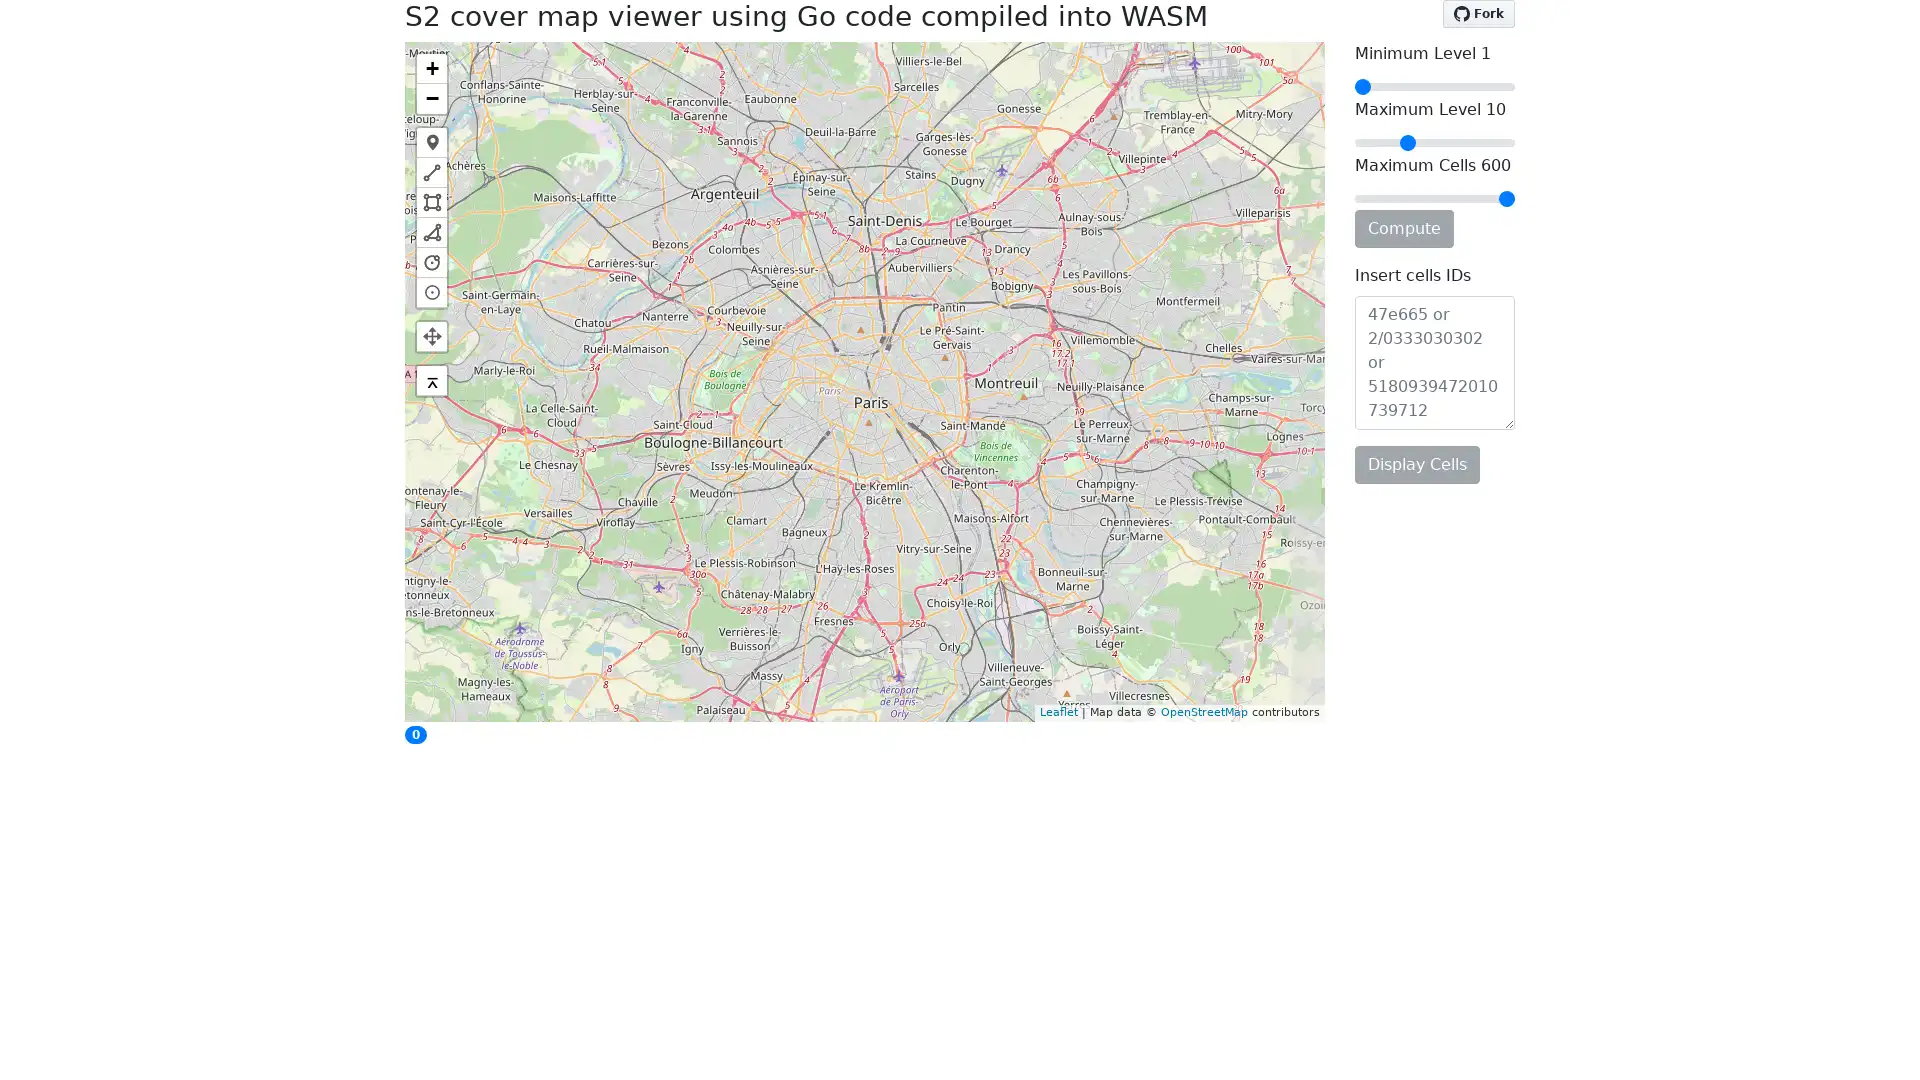 The width and height of the screenshot is (1920, 1080). I want to click on Display Cells, so click(1416, 463).